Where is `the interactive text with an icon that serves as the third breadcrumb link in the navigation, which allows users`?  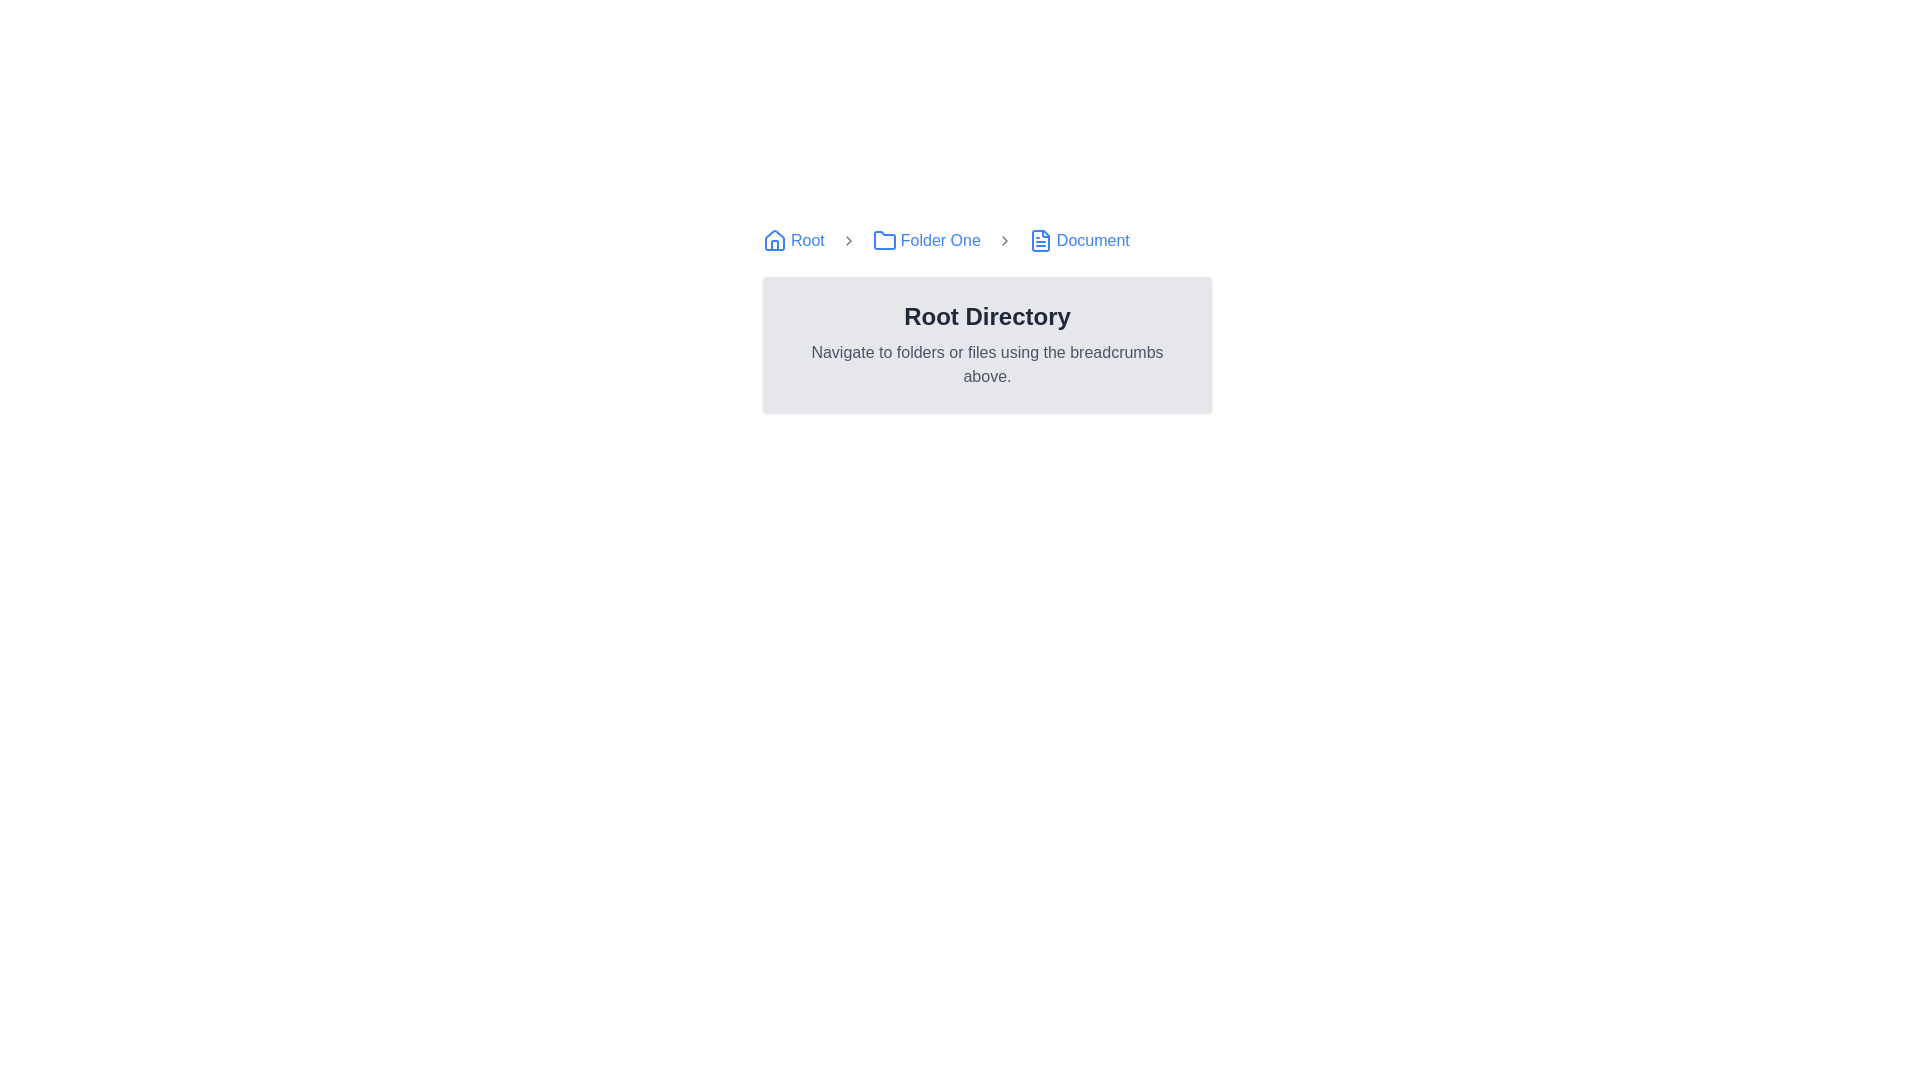
the interactive text with an icon that serves as the third breadcrumb link in the navigation, which allows users is located at coordinates (925, 239).